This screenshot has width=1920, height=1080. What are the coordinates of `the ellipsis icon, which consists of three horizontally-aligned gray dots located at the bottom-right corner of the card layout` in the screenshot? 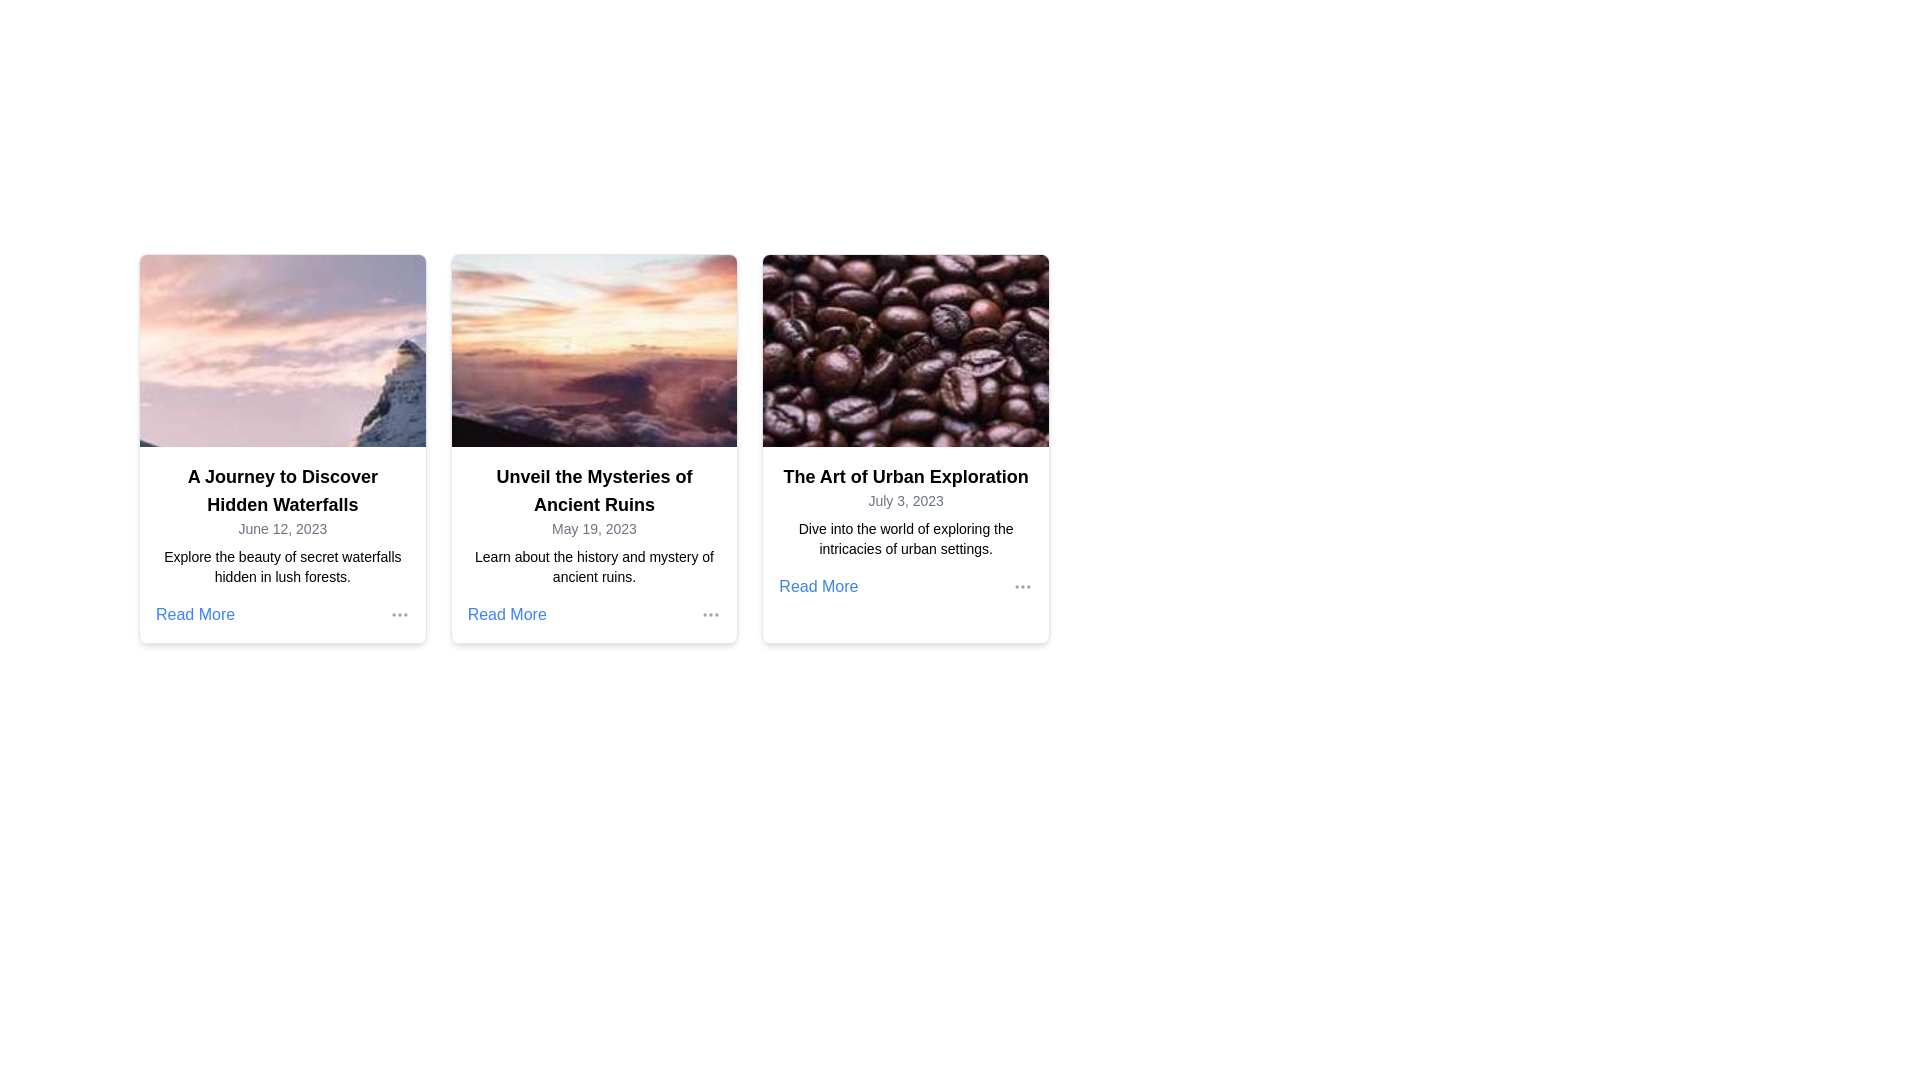 It's located at (399, 613).